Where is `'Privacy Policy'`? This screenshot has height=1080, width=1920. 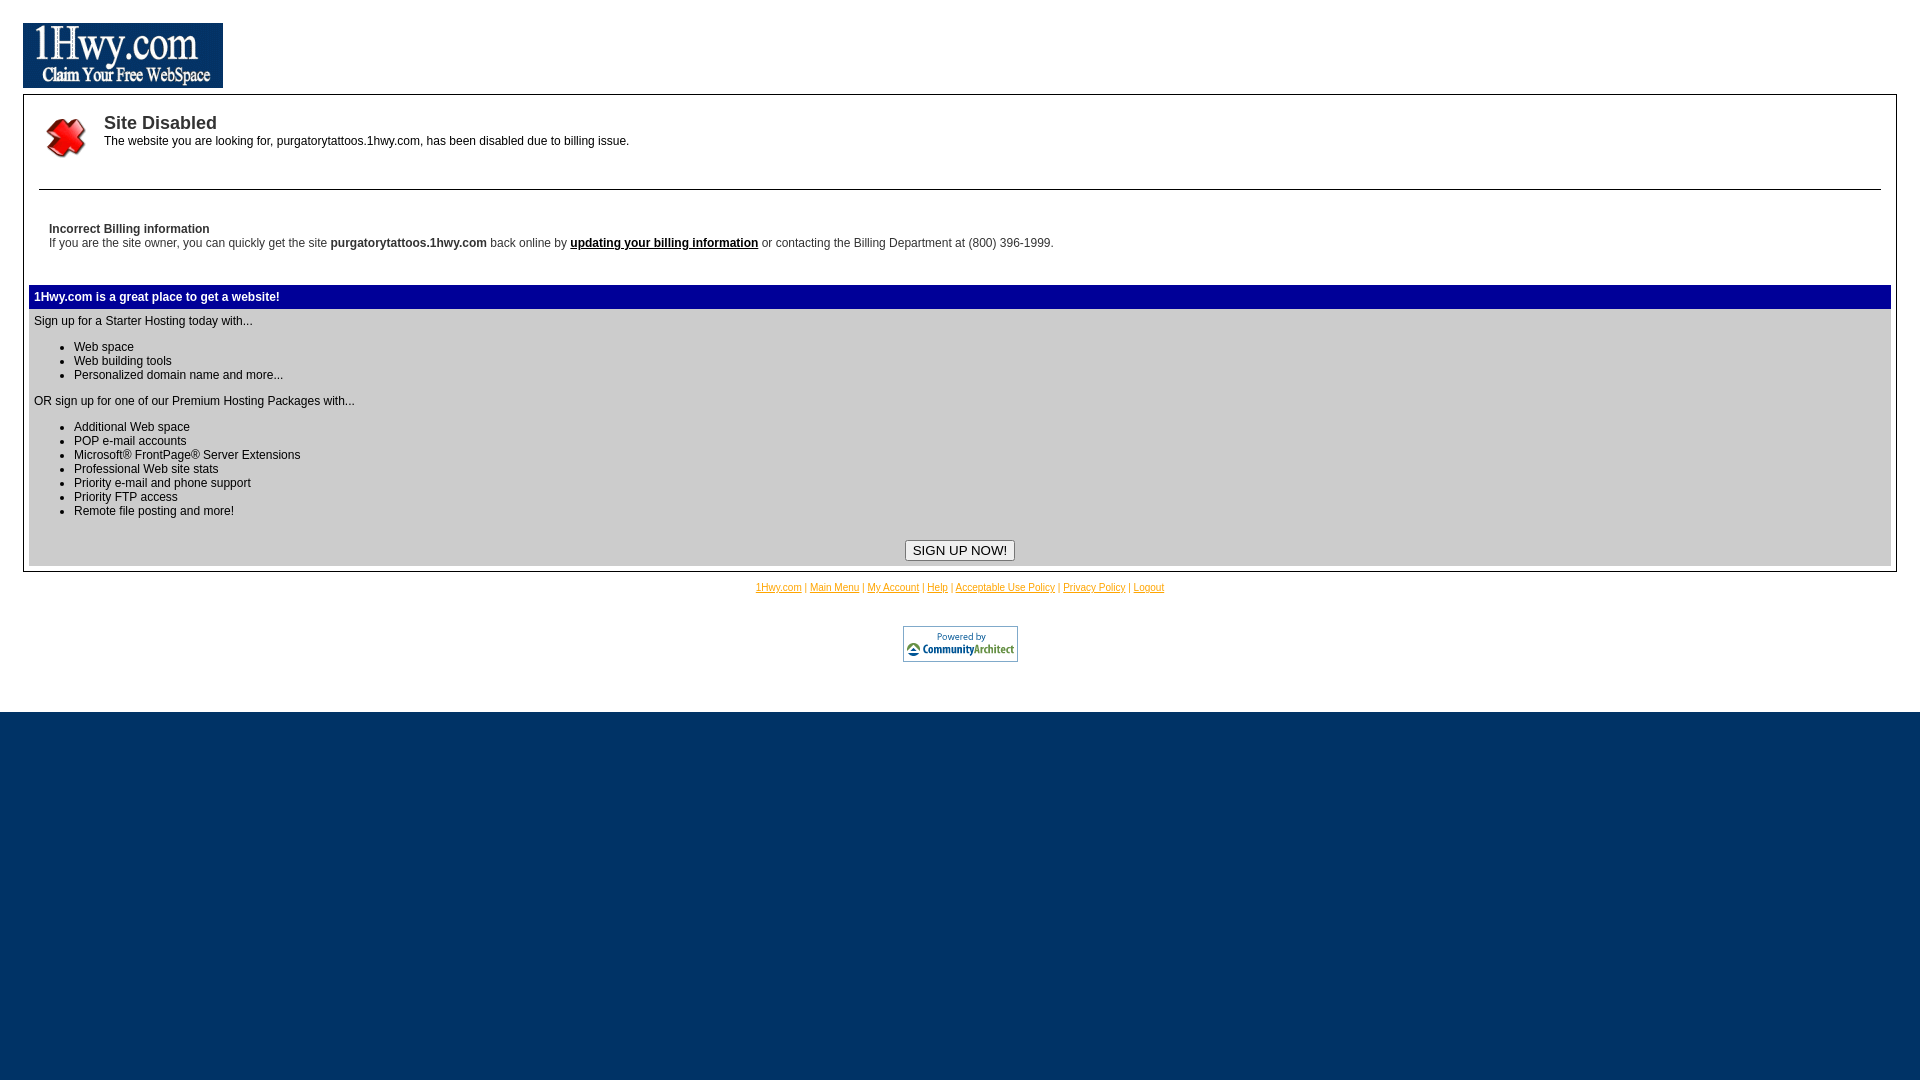
'Privacy Policy' is located at coordinates (1093, 586).